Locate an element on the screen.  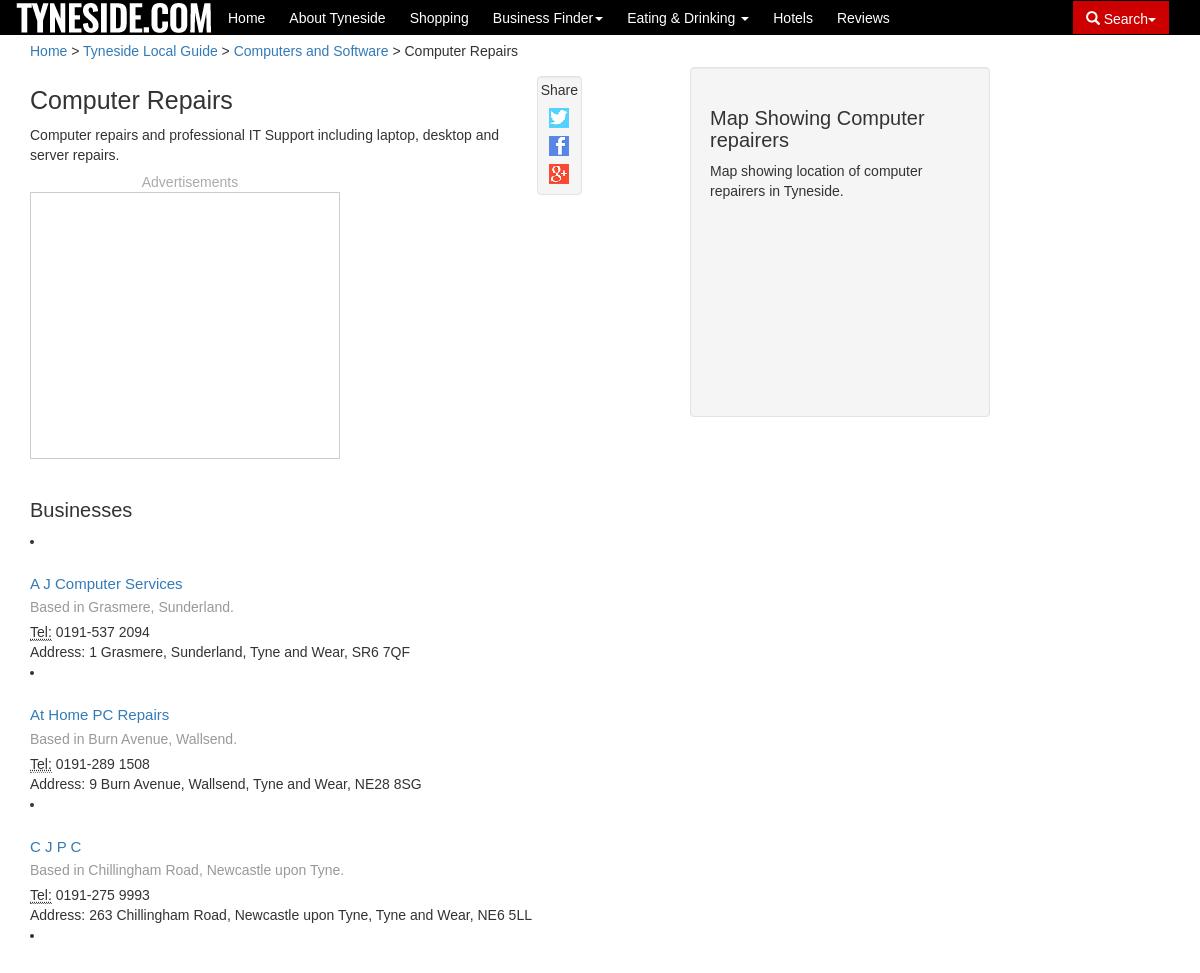
'Business Finder' is located at coordinates (490, 18).